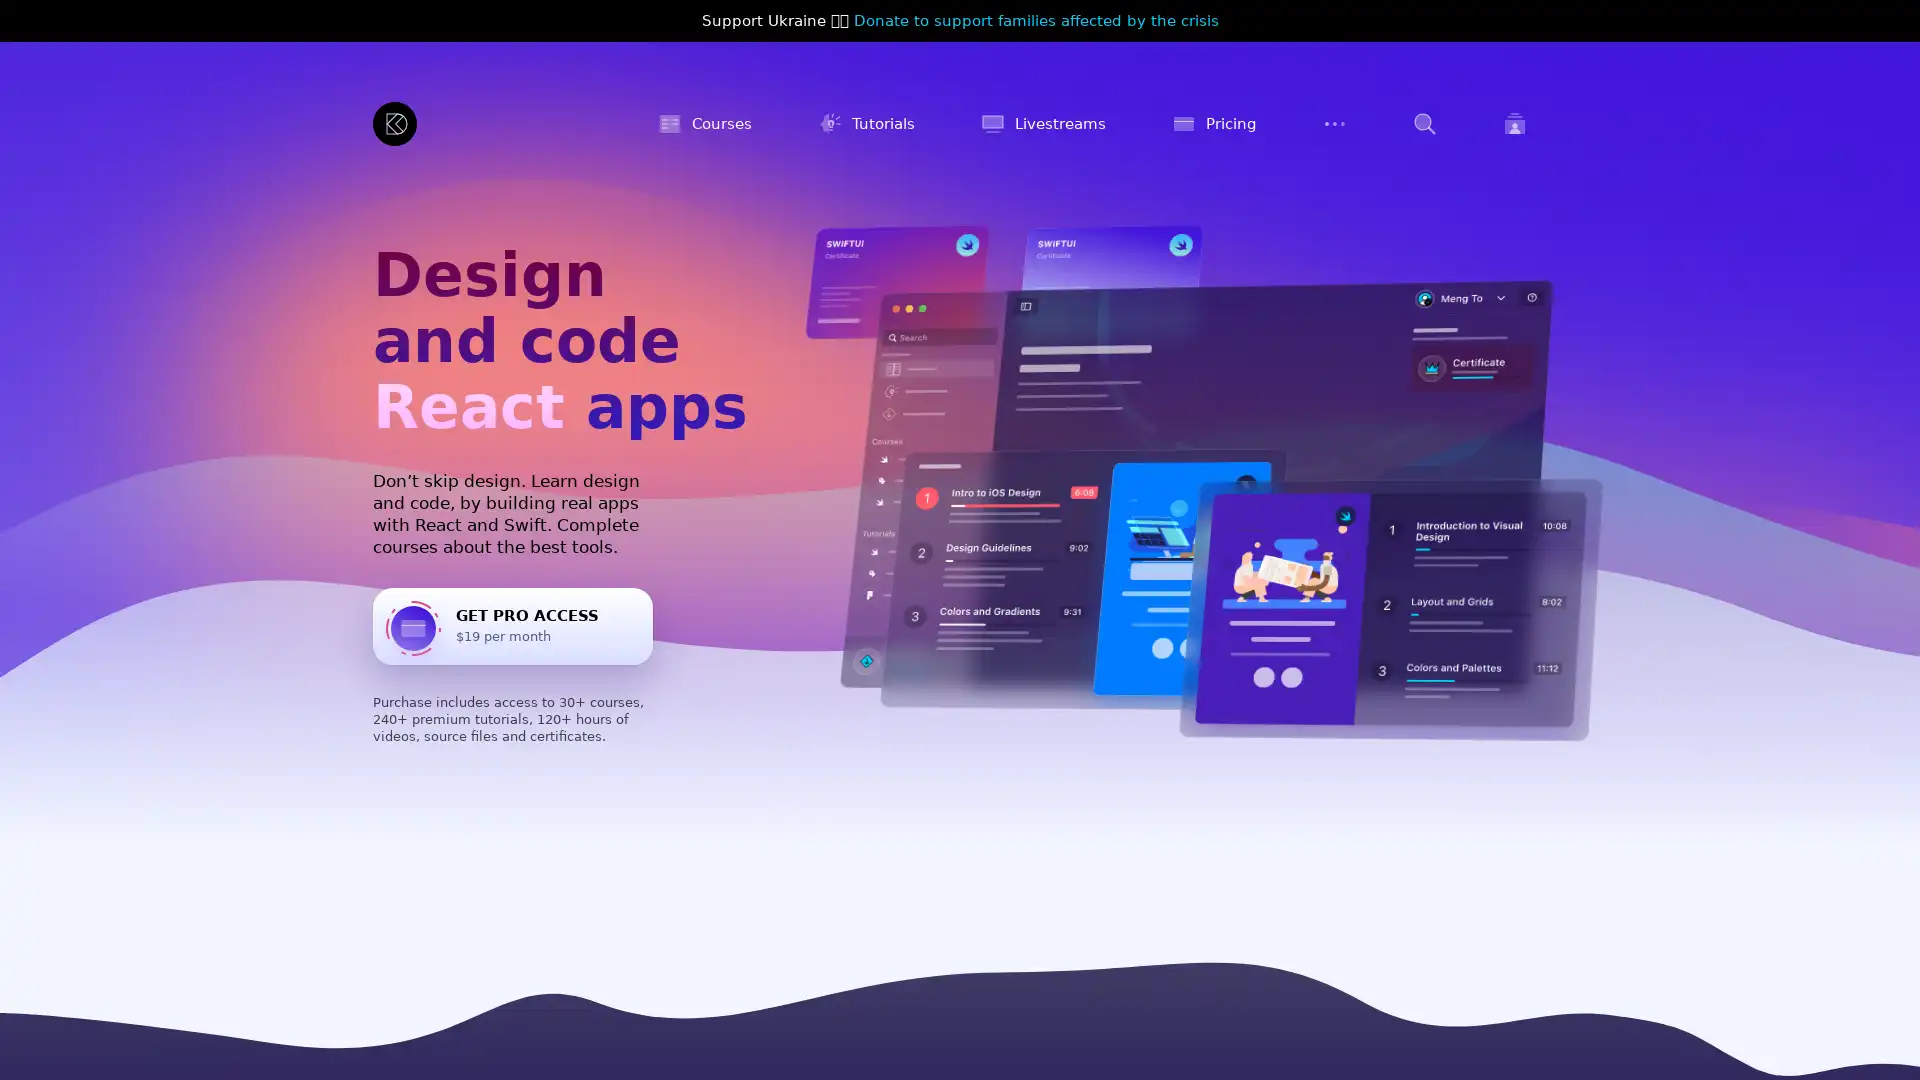 The width and height of the screenshot is (1920, 1080). I want to click on Tutorials icon Tutorials, so click(866, 123).